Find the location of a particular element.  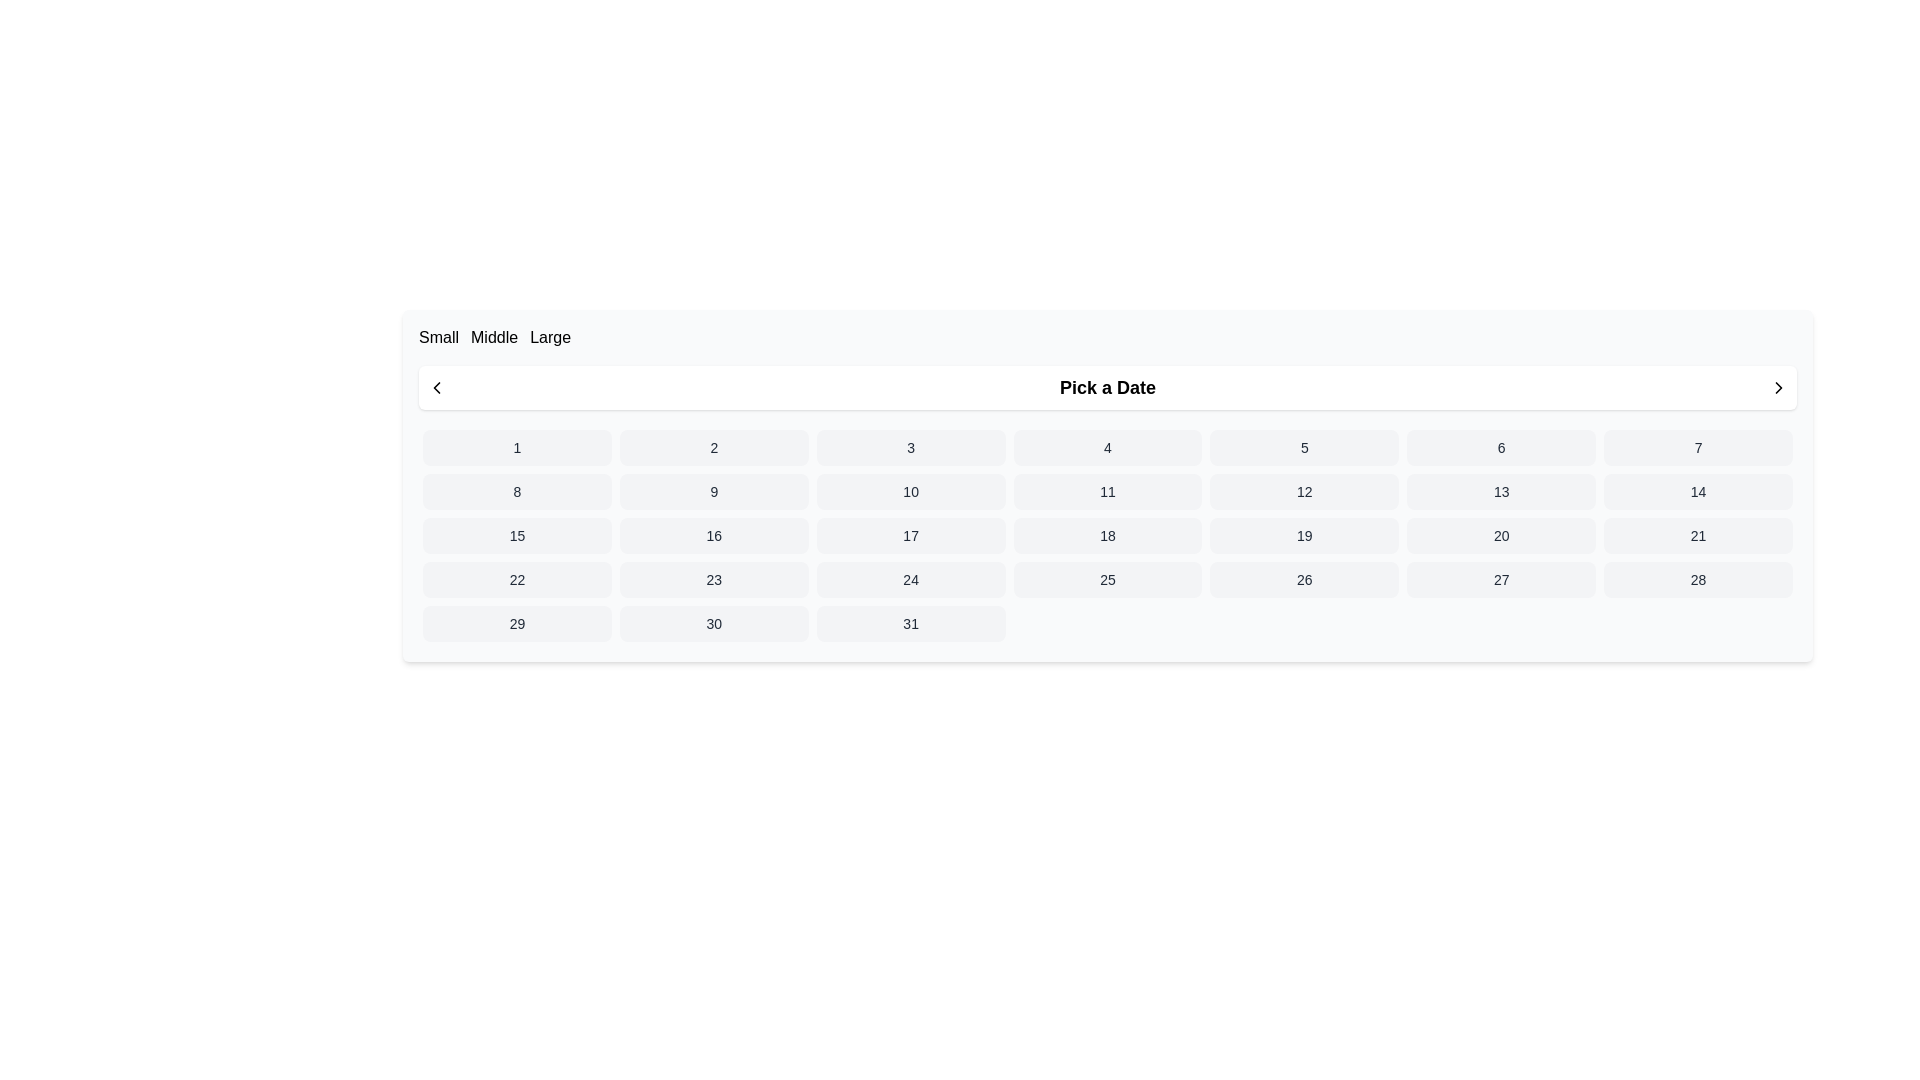

the button displaying the number '9' which has a light gray background and is located in the second row and second column of the grid is located at coordinates (714, 492).